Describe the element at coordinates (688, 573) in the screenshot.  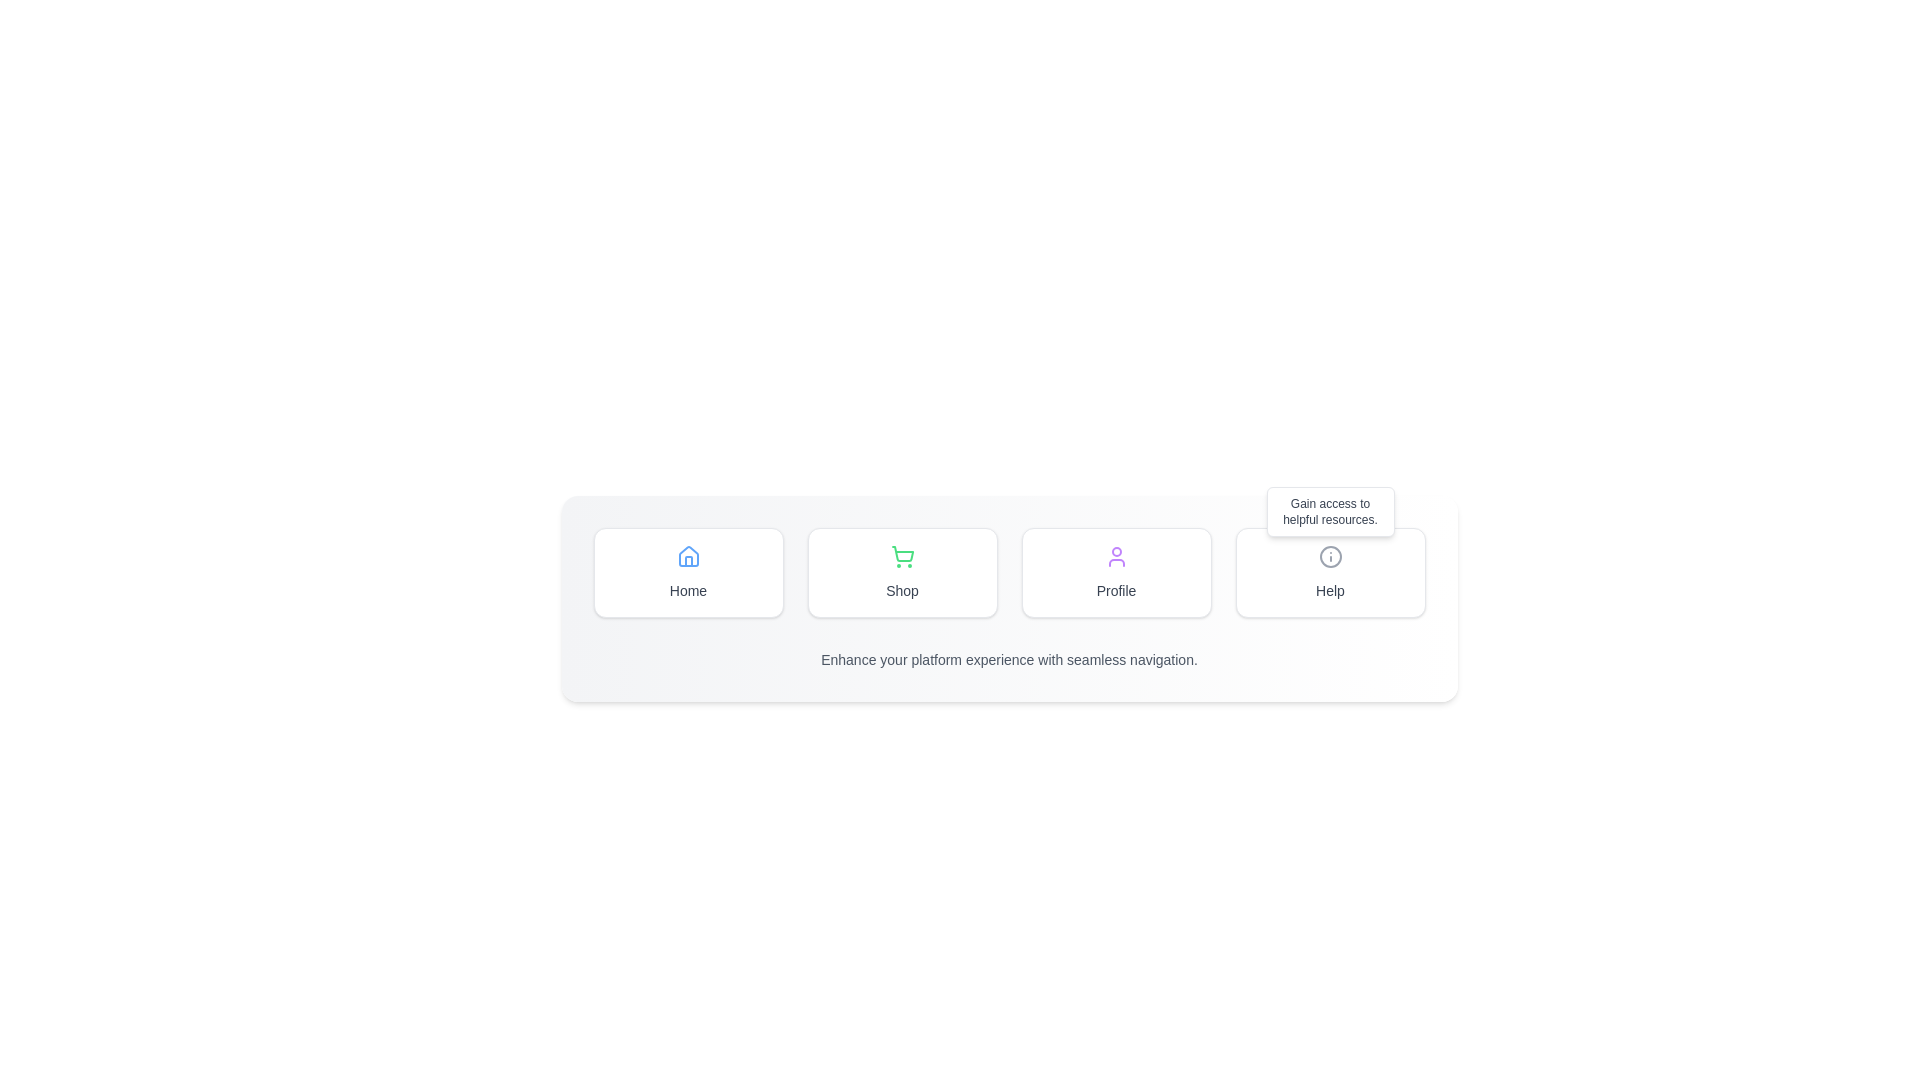
I see `the 'Home' button, which is the first of four horizontally arranged cards` at that location.